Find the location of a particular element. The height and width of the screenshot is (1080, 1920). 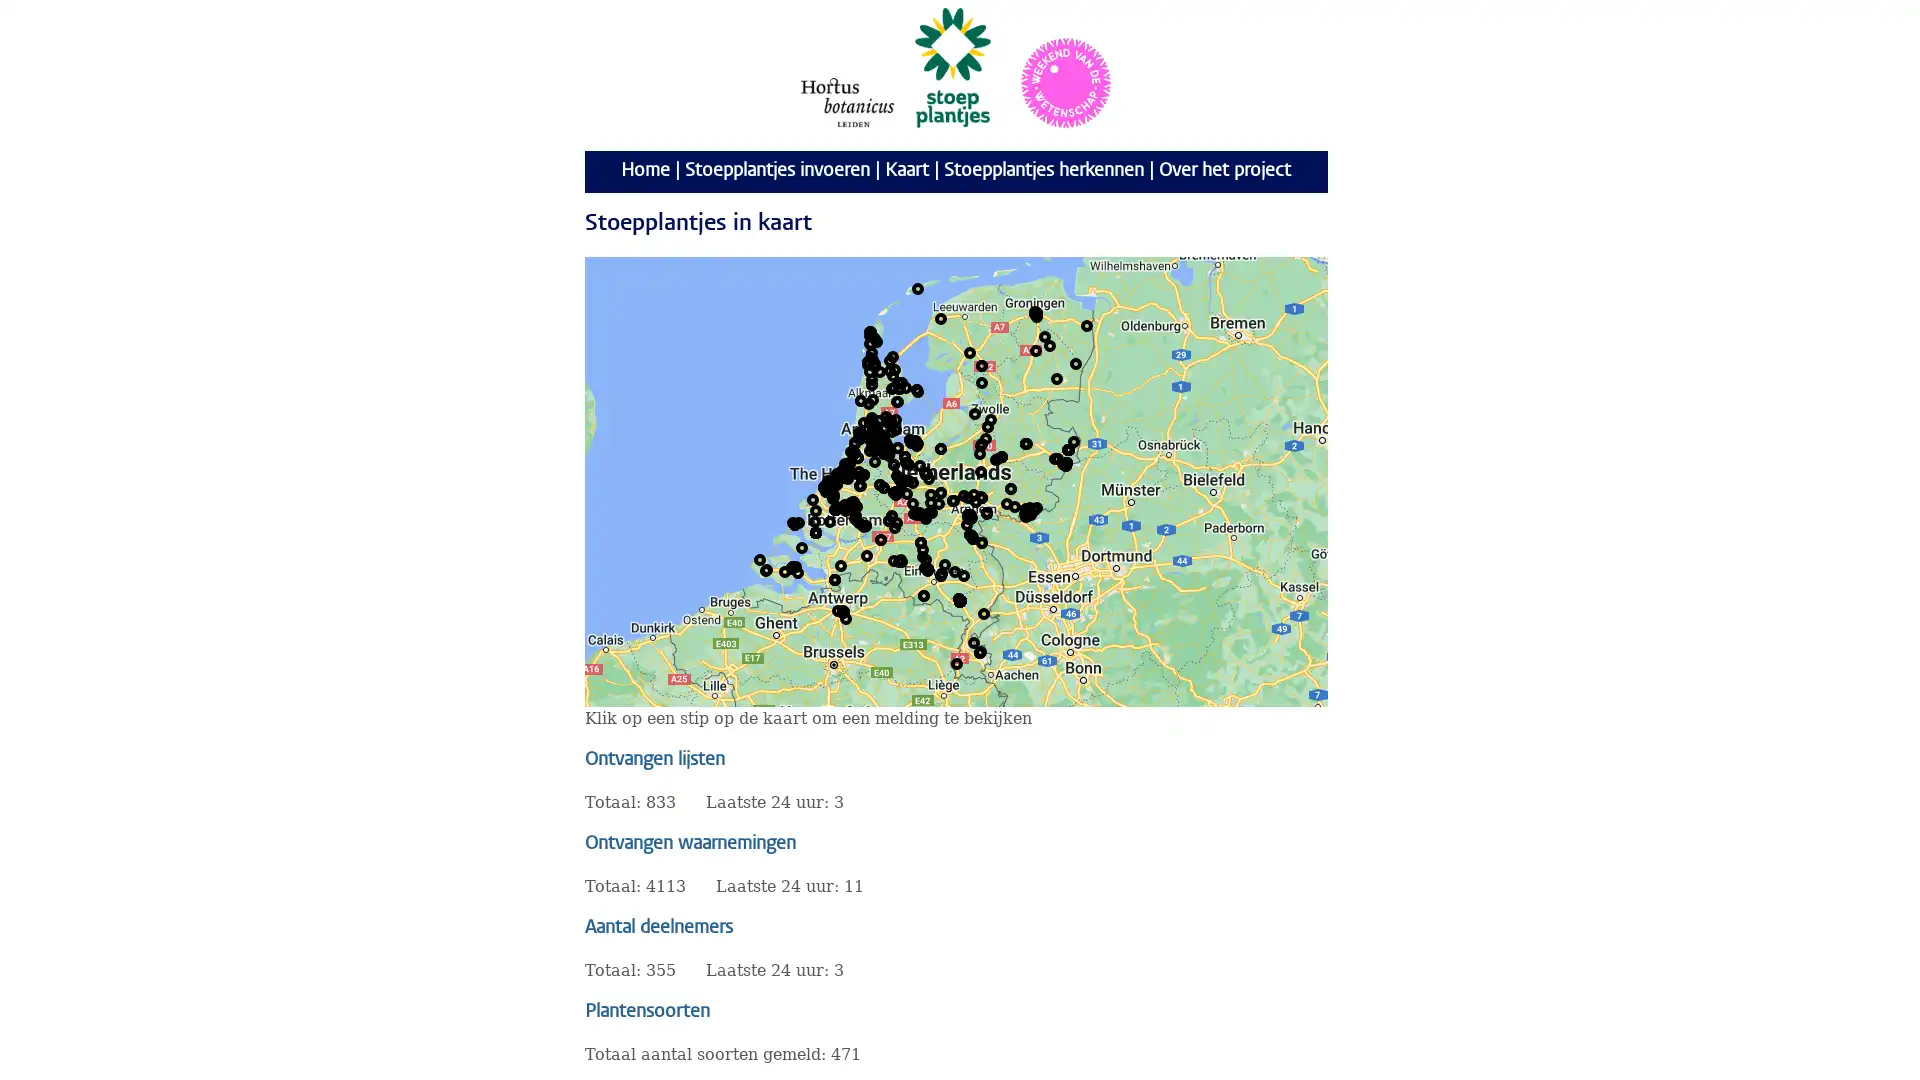

Telling van op 09 mei 2022 is located at coordinates (1030, 505).